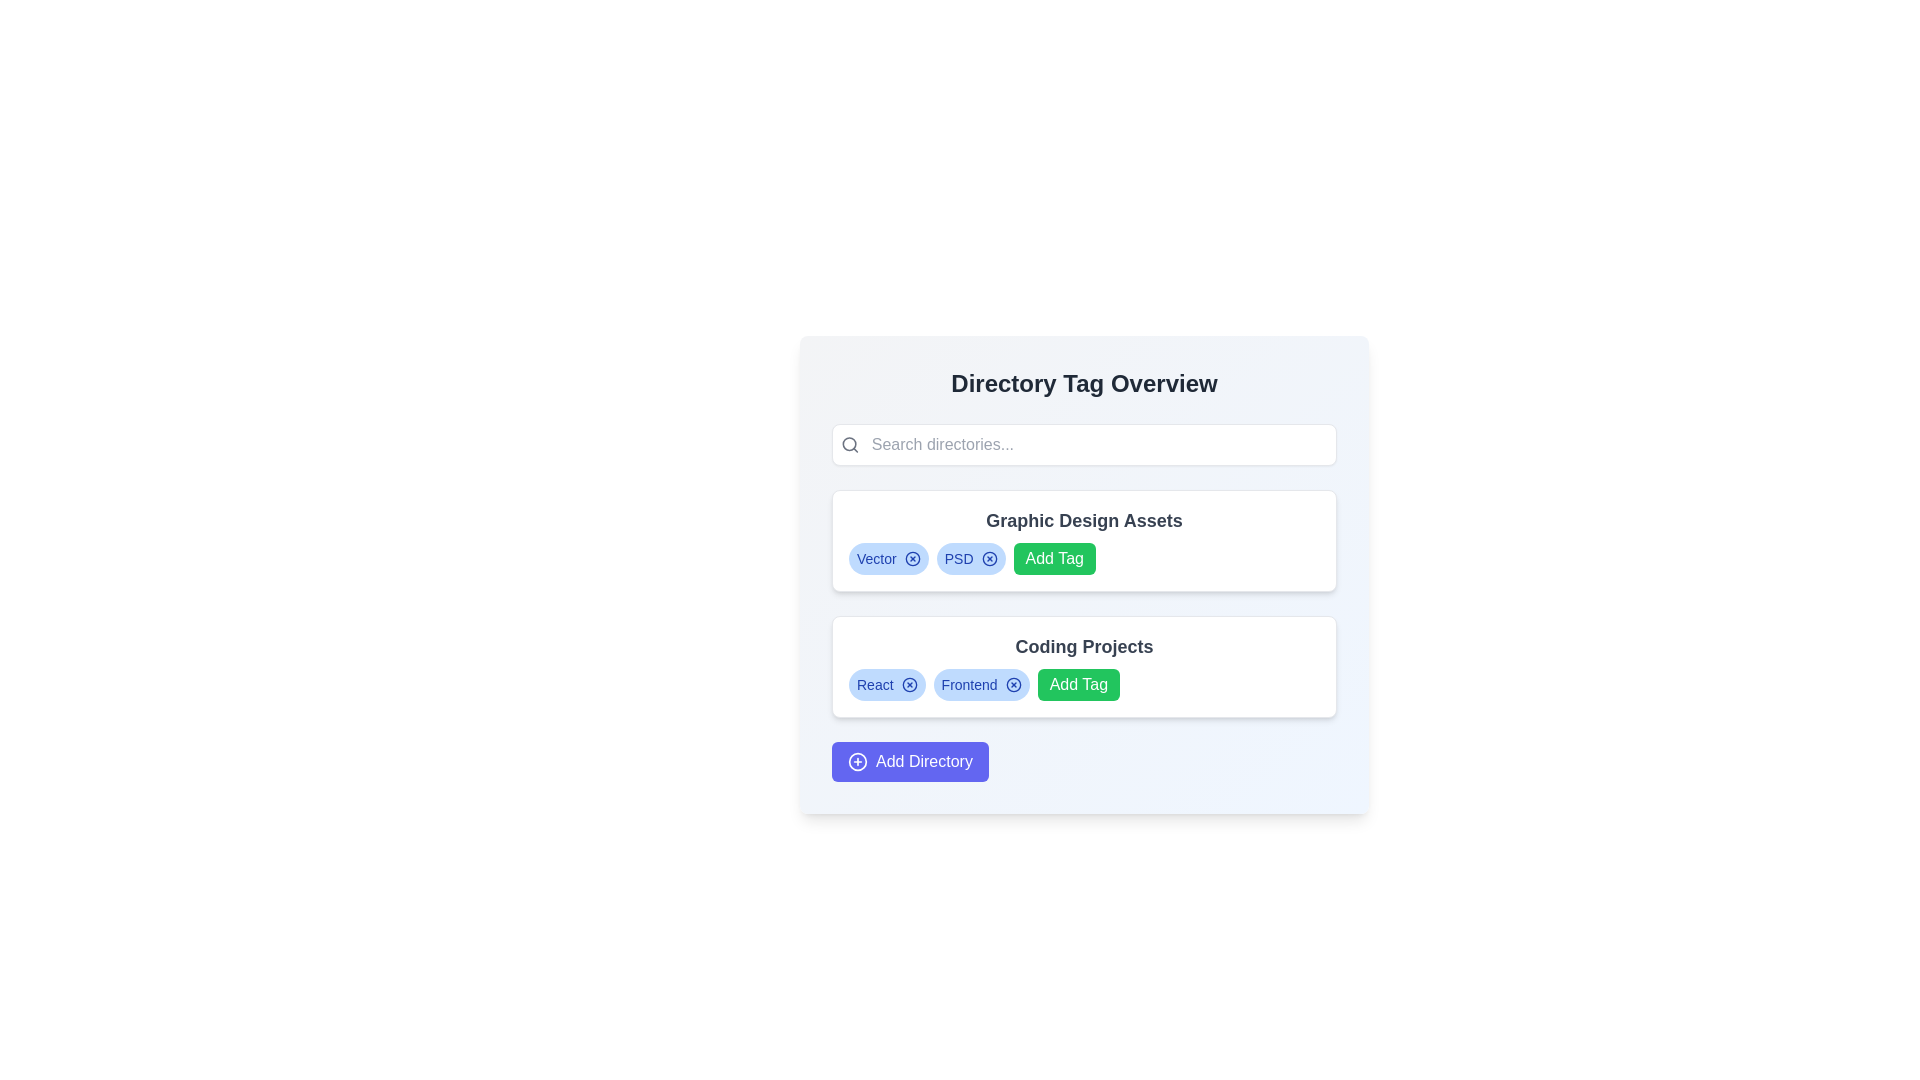 This screenshot has width=1920, height=1080. Describe the element at coordinates (971, 559) in the screenshot. I see `the second pill-shaped label in the 'Graphic Design Assets' section` at that location.